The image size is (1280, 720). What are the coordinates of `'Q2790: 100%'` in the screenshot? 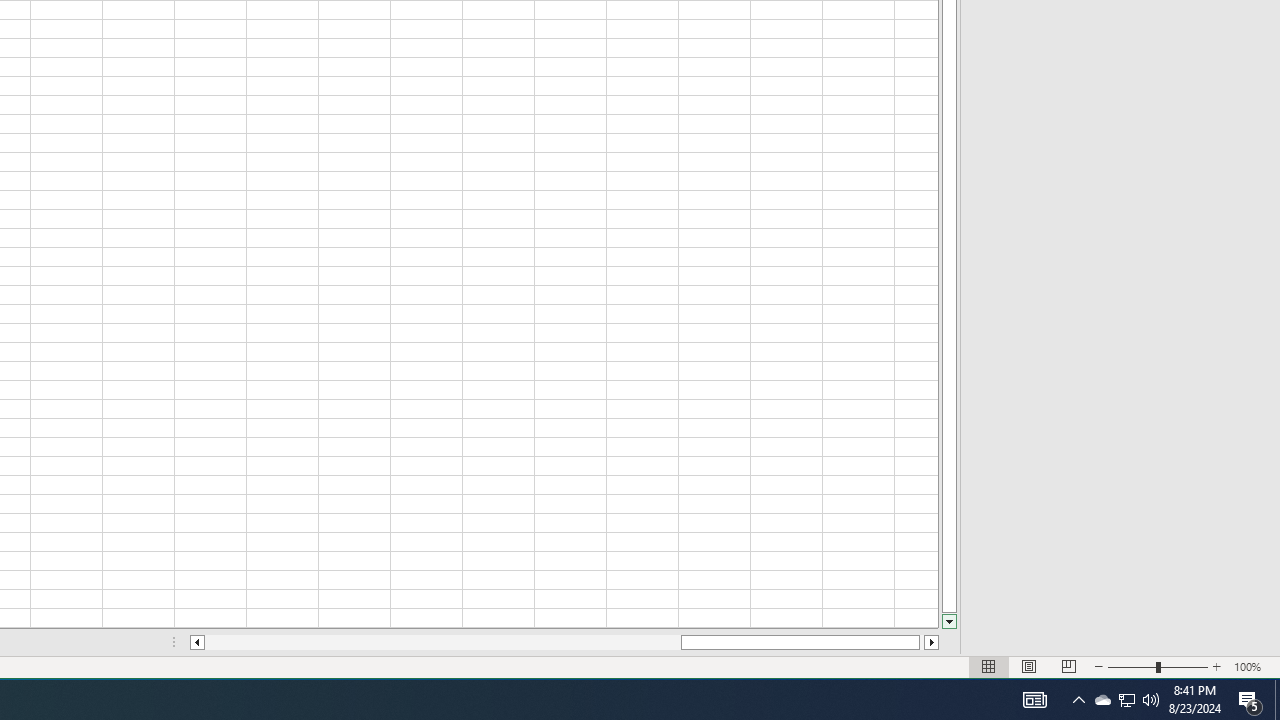 It's located at (1250, 698).